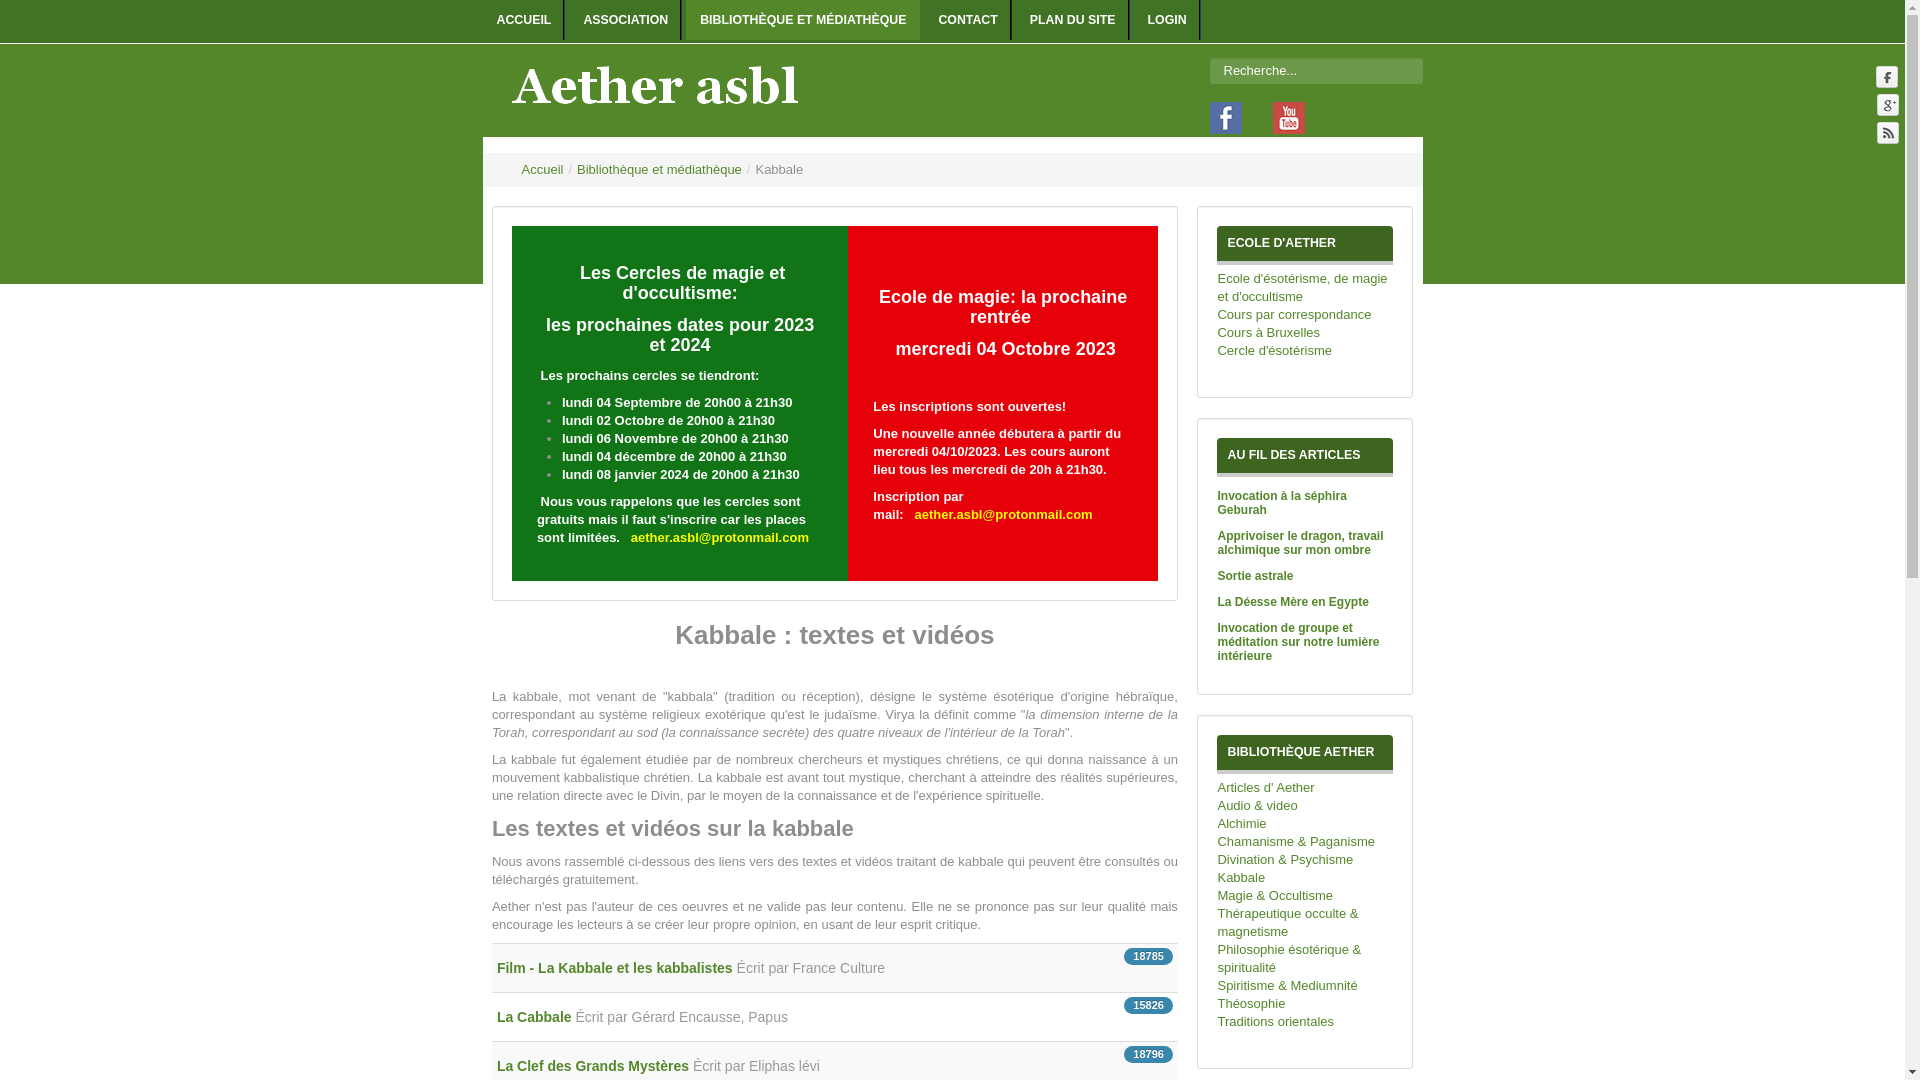  What do you see at coordinates (1305, 1022) in the screenshot?
I see `'Traditions orientales'` at bounding box center [1305, 1022].